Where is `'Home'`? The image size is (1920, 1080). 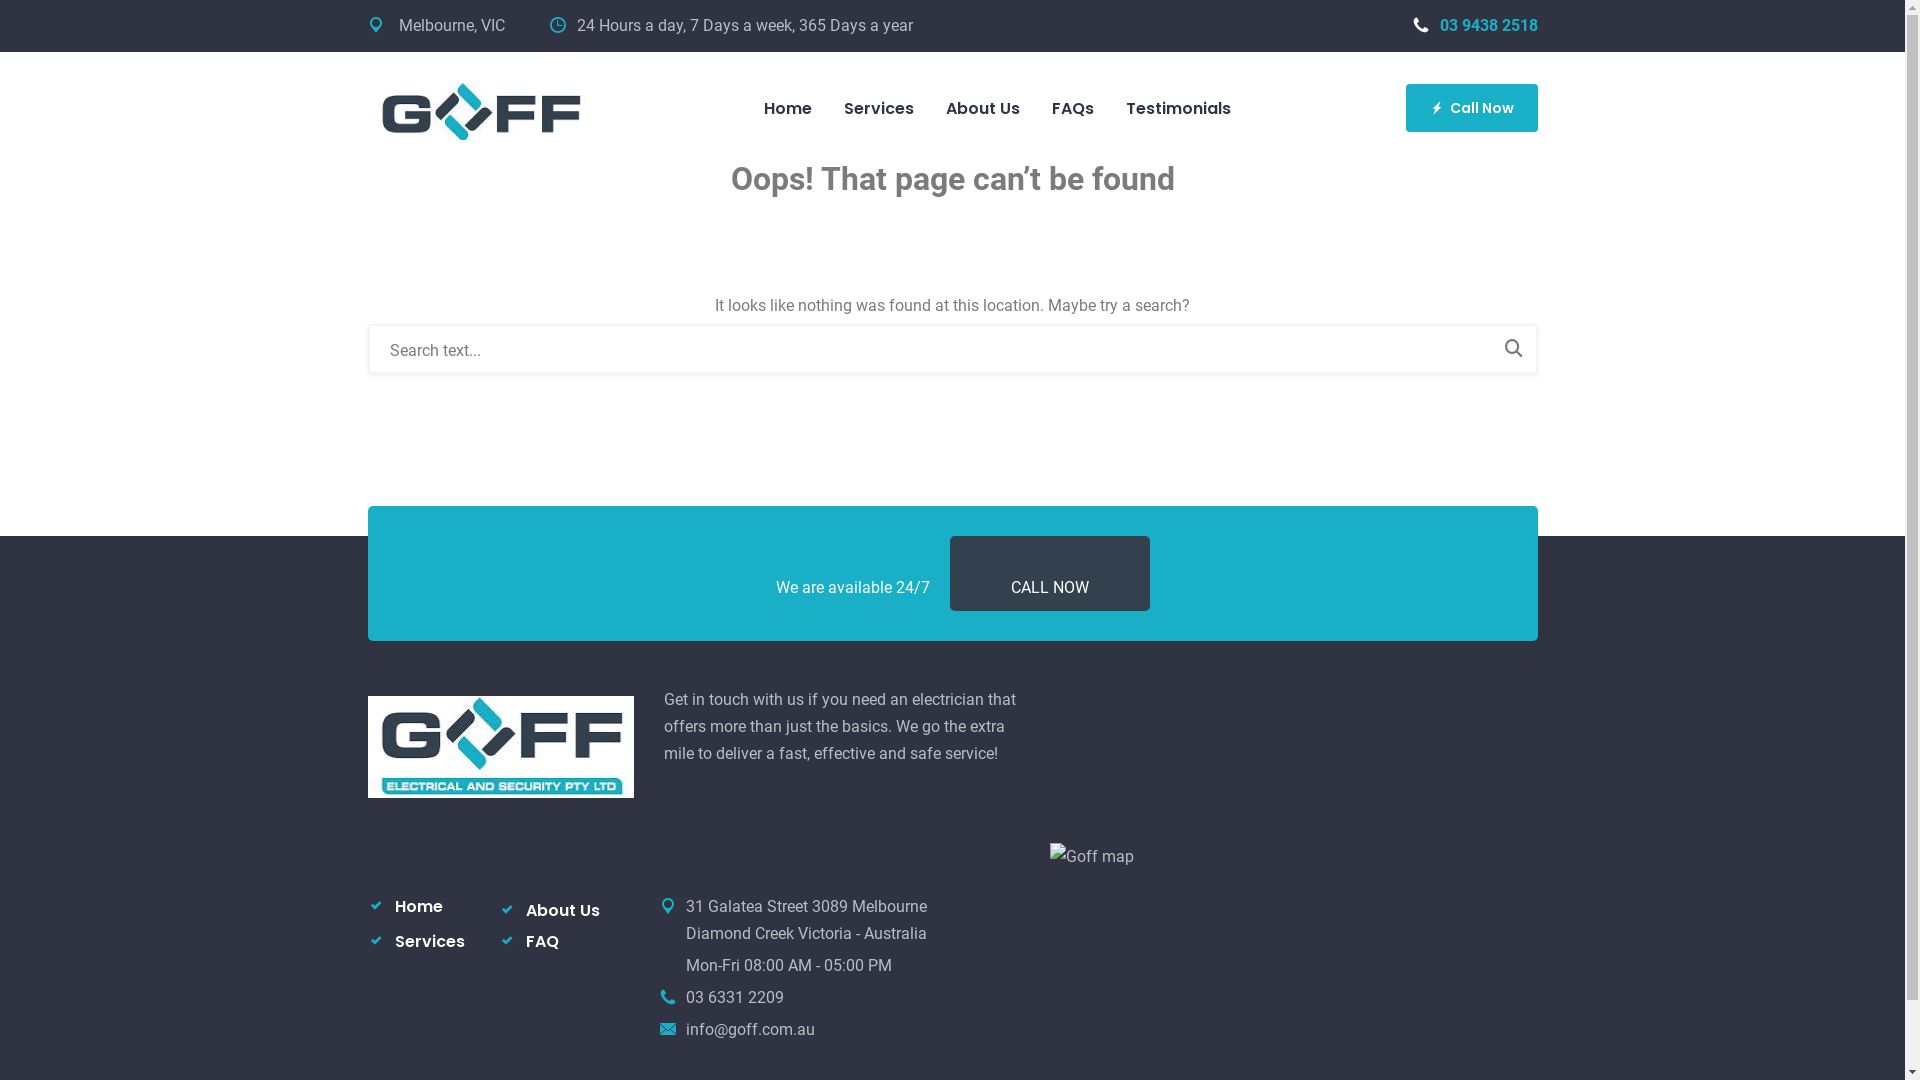 'Home' is located at coordinates (416, 906).